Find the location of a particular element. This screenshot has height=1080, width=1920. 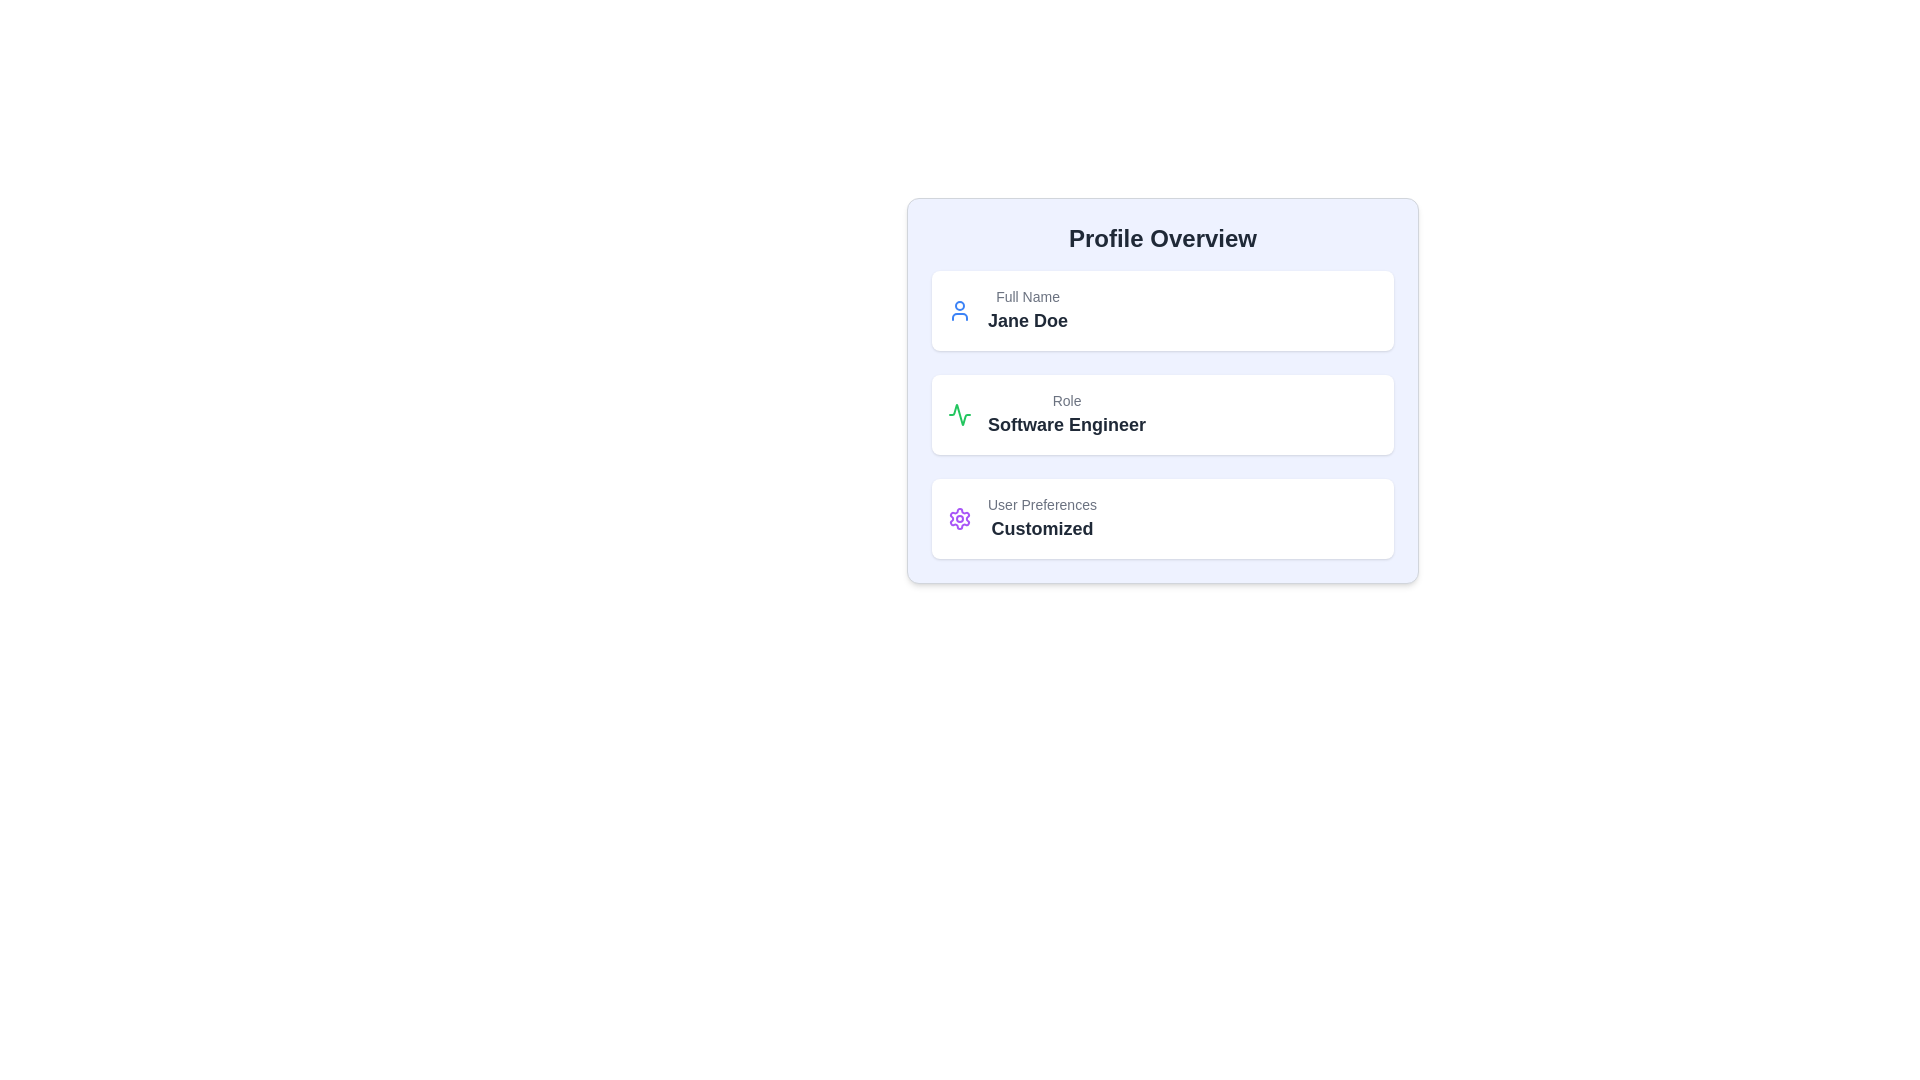

text component that describes the user's preferences, located below the 'Software Engineer' section in the profile overview card is located at coordinates (1041, 518).